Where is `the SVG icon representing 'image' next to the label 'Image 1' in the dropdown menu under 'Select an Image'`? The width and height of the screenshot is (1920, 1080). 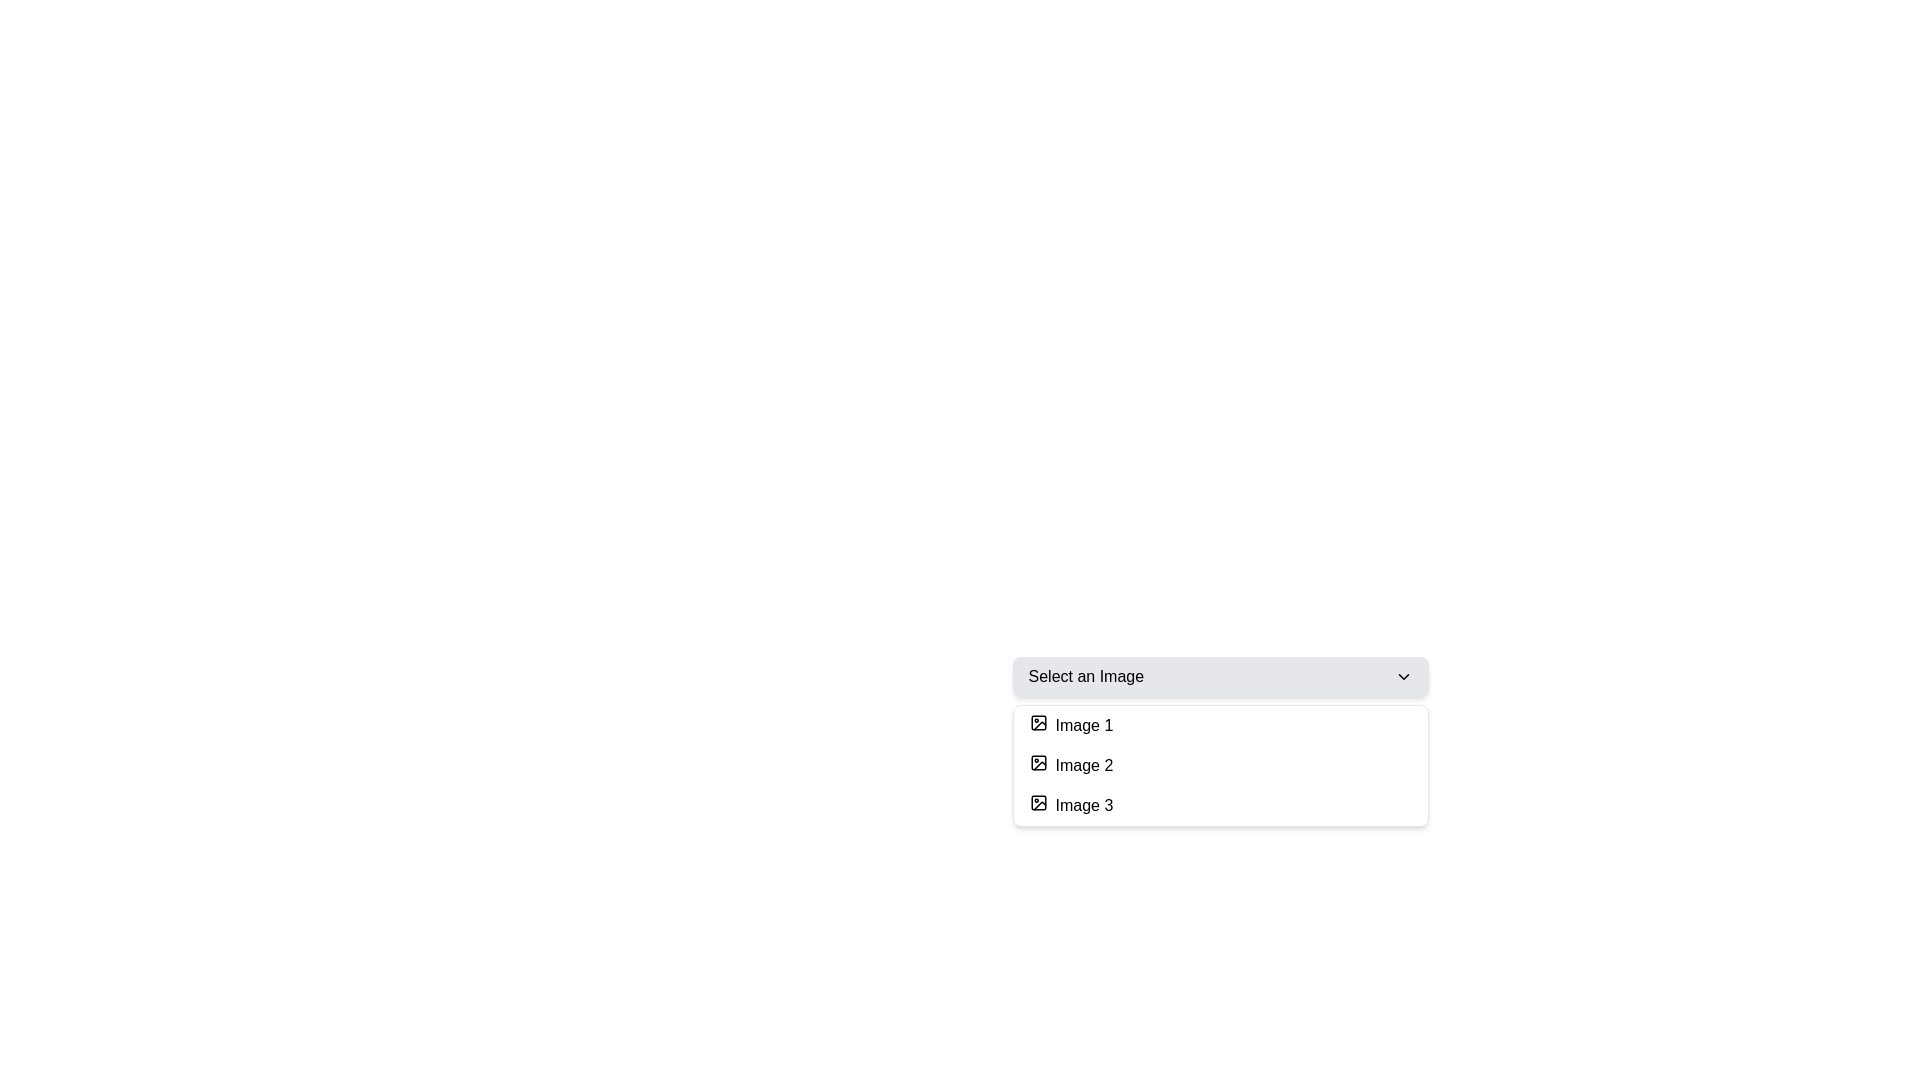 the SVG icon representing 'image' next to the label 'Image 1' in the dropdown menu under 'Select an Image' is located at coordinates (1038, 722).